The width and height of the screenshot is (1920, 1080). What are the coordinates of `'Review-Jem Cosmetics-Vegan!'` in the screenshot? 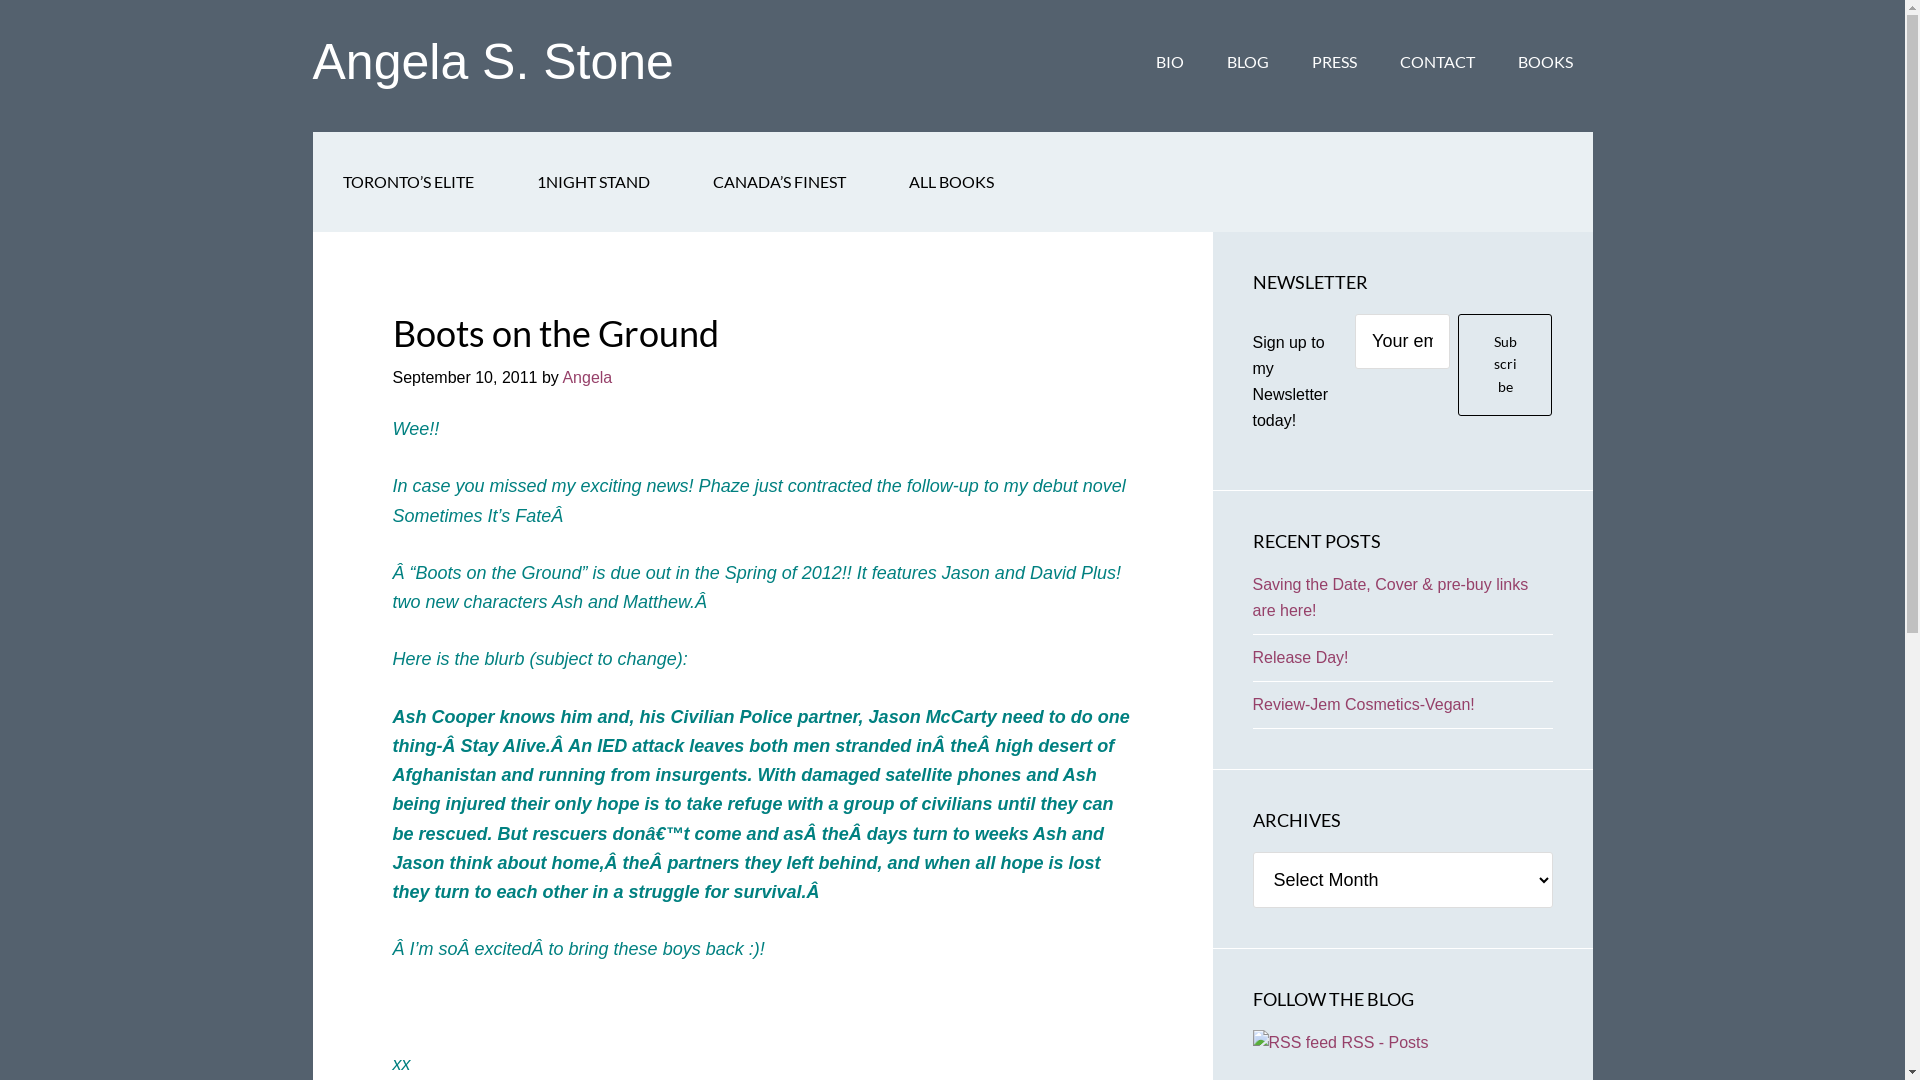 It's located at (1362, 703).